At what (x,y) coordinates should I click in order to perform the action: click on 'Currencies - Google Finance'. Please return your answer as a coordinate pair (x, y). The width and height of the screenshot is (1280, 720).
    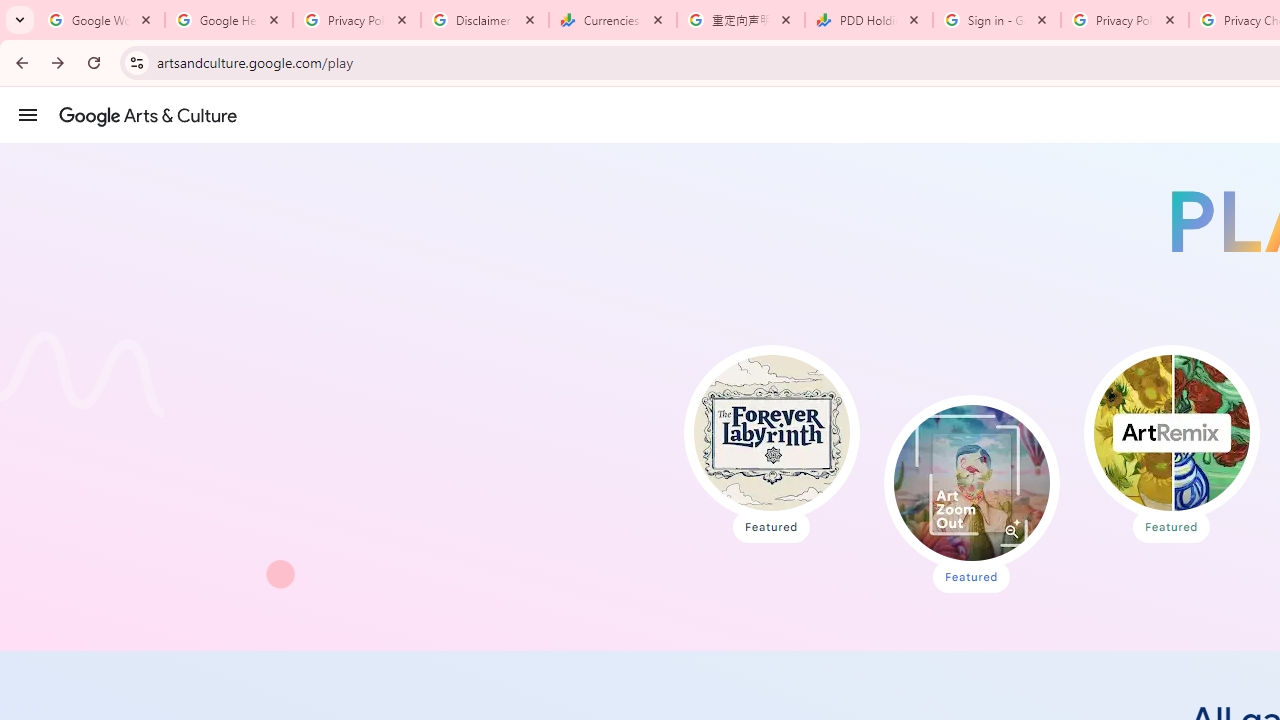
    Looking at the image, I should click on (612, 20).